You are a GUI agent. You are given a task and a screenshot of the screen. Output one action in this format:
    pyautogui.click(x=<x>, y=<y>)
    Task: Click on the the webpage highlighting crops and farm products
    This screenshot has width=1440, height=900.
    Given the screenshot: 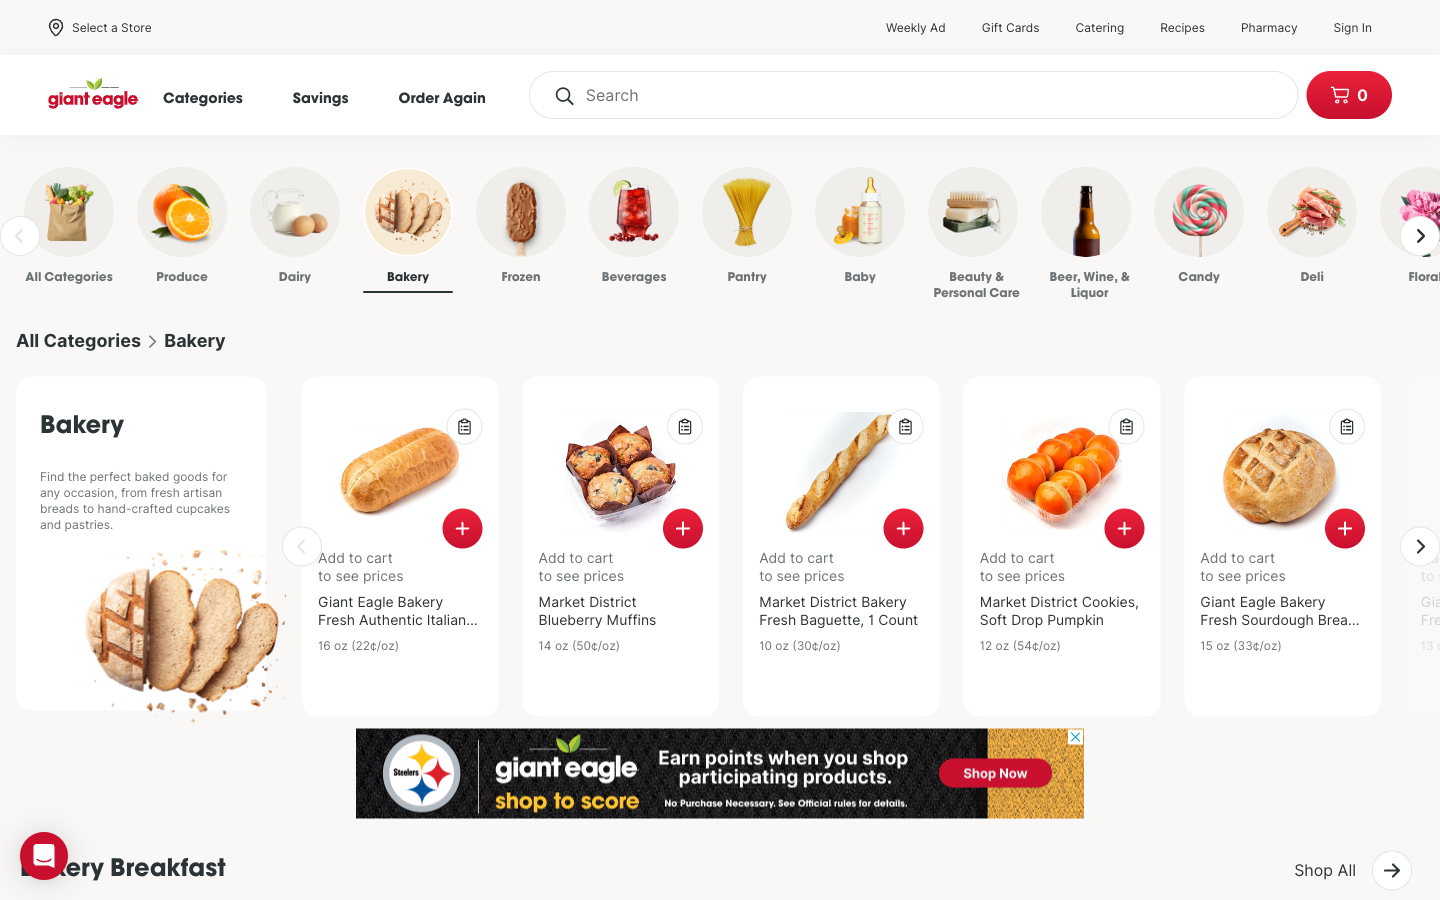 What is the action you would take?
    pyautogui.click(x=155, y=229)
    